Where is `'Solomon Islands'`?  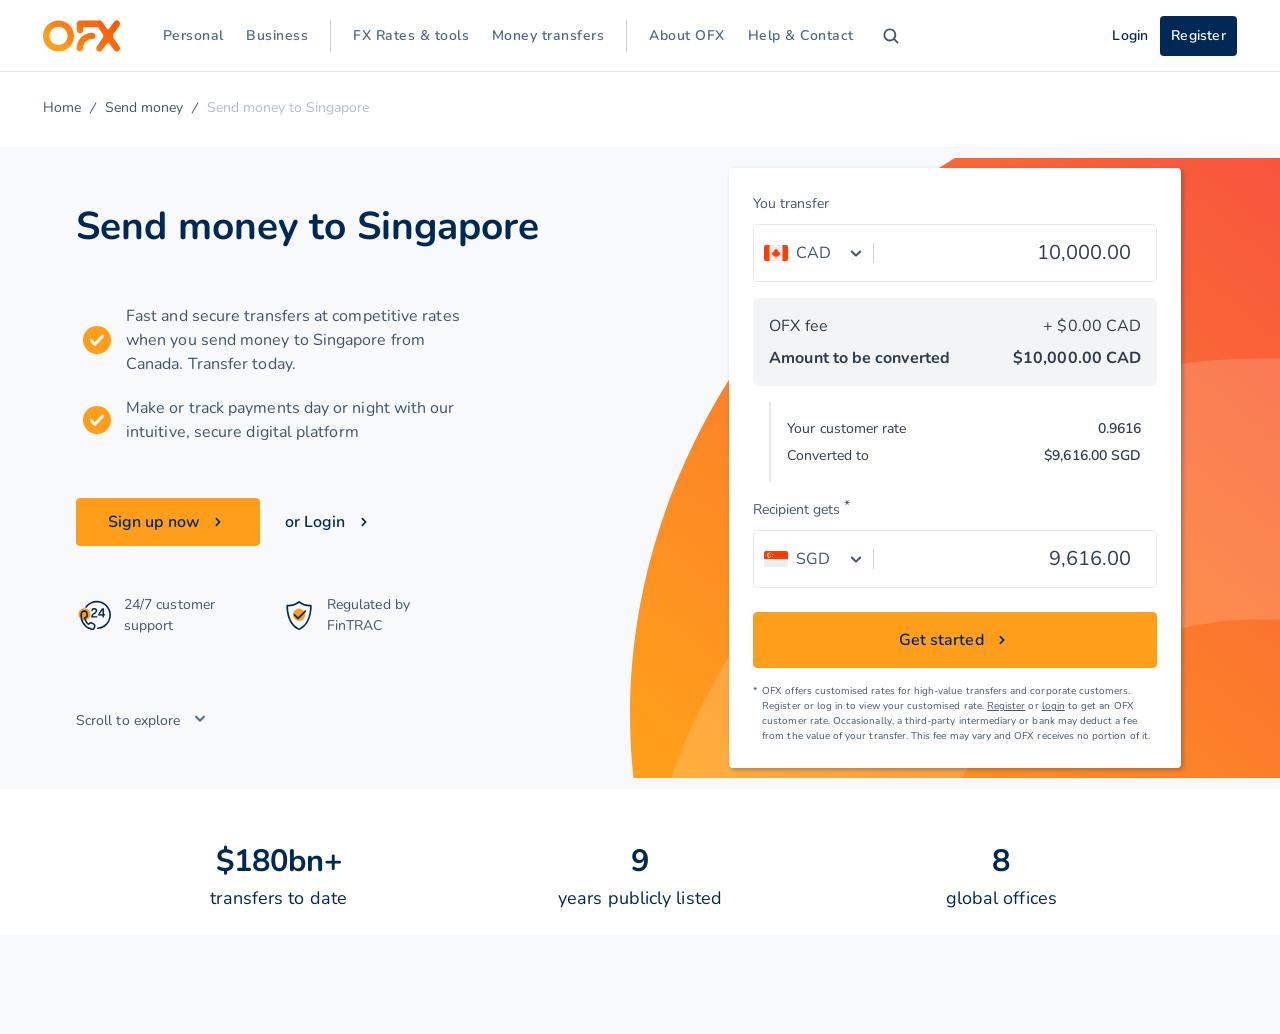
'Solomon Islands' is located at coordinates (952, 876).